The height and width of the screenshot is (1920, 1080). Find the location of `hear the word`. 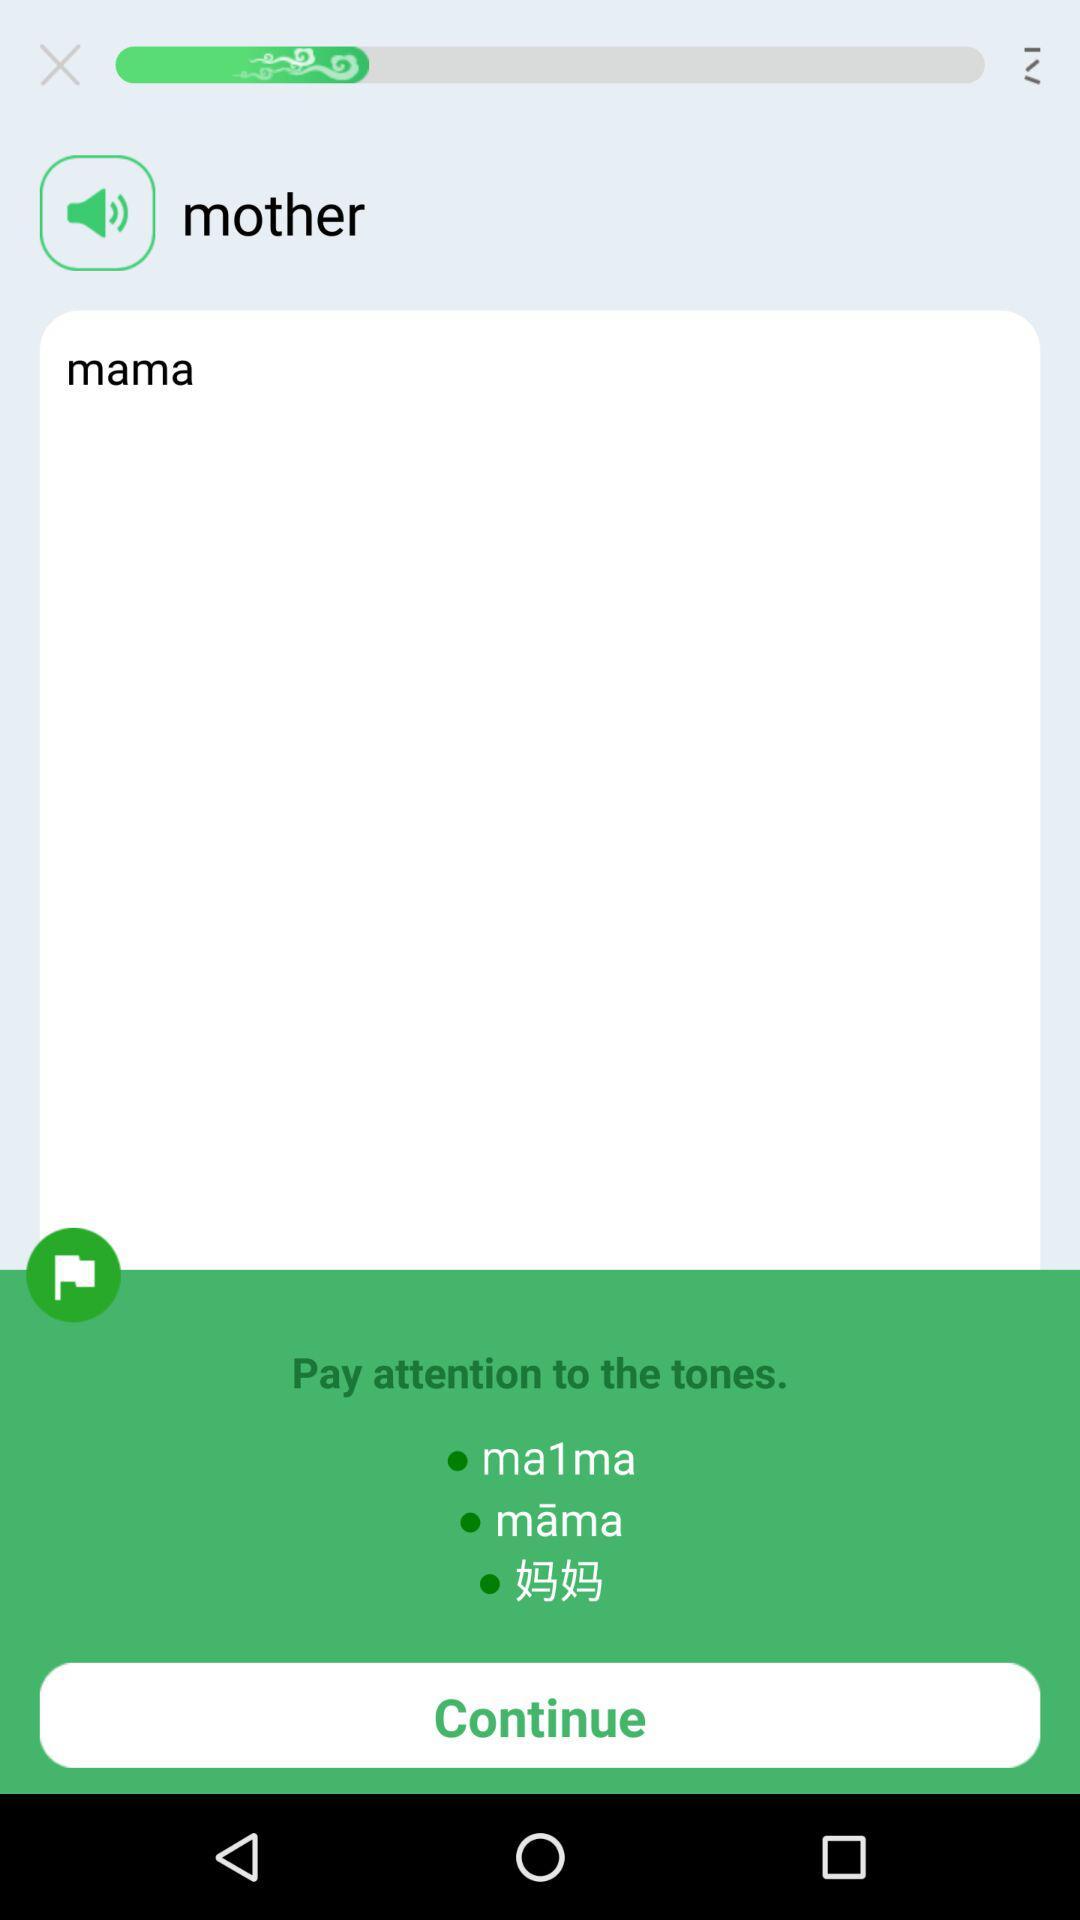

hear the word is located at coordinates (97, 212).